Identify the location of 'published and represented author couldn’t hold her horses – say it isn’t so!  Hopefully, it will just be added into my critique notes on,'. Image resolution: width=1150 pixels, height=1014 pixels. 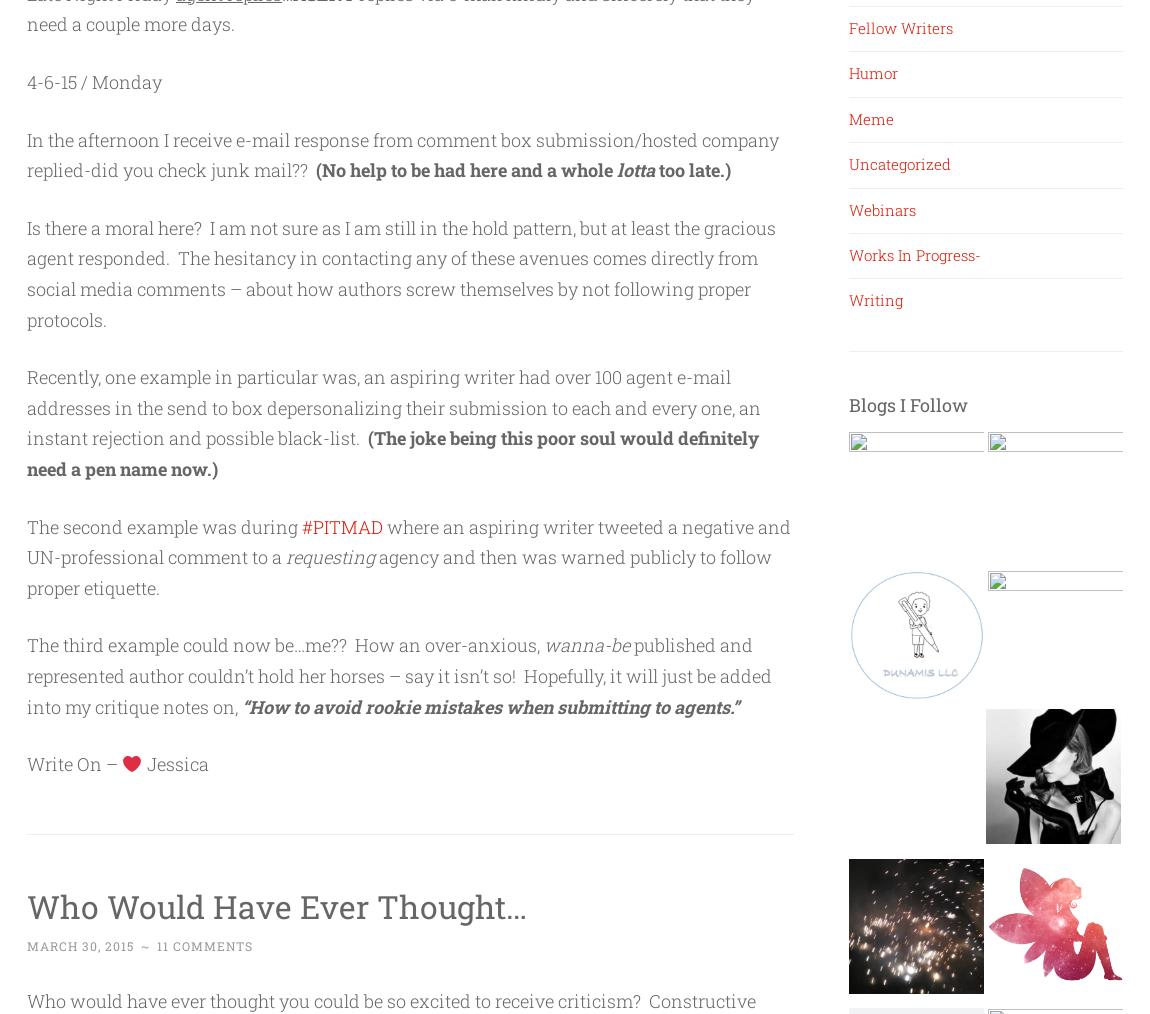
(399, 675).